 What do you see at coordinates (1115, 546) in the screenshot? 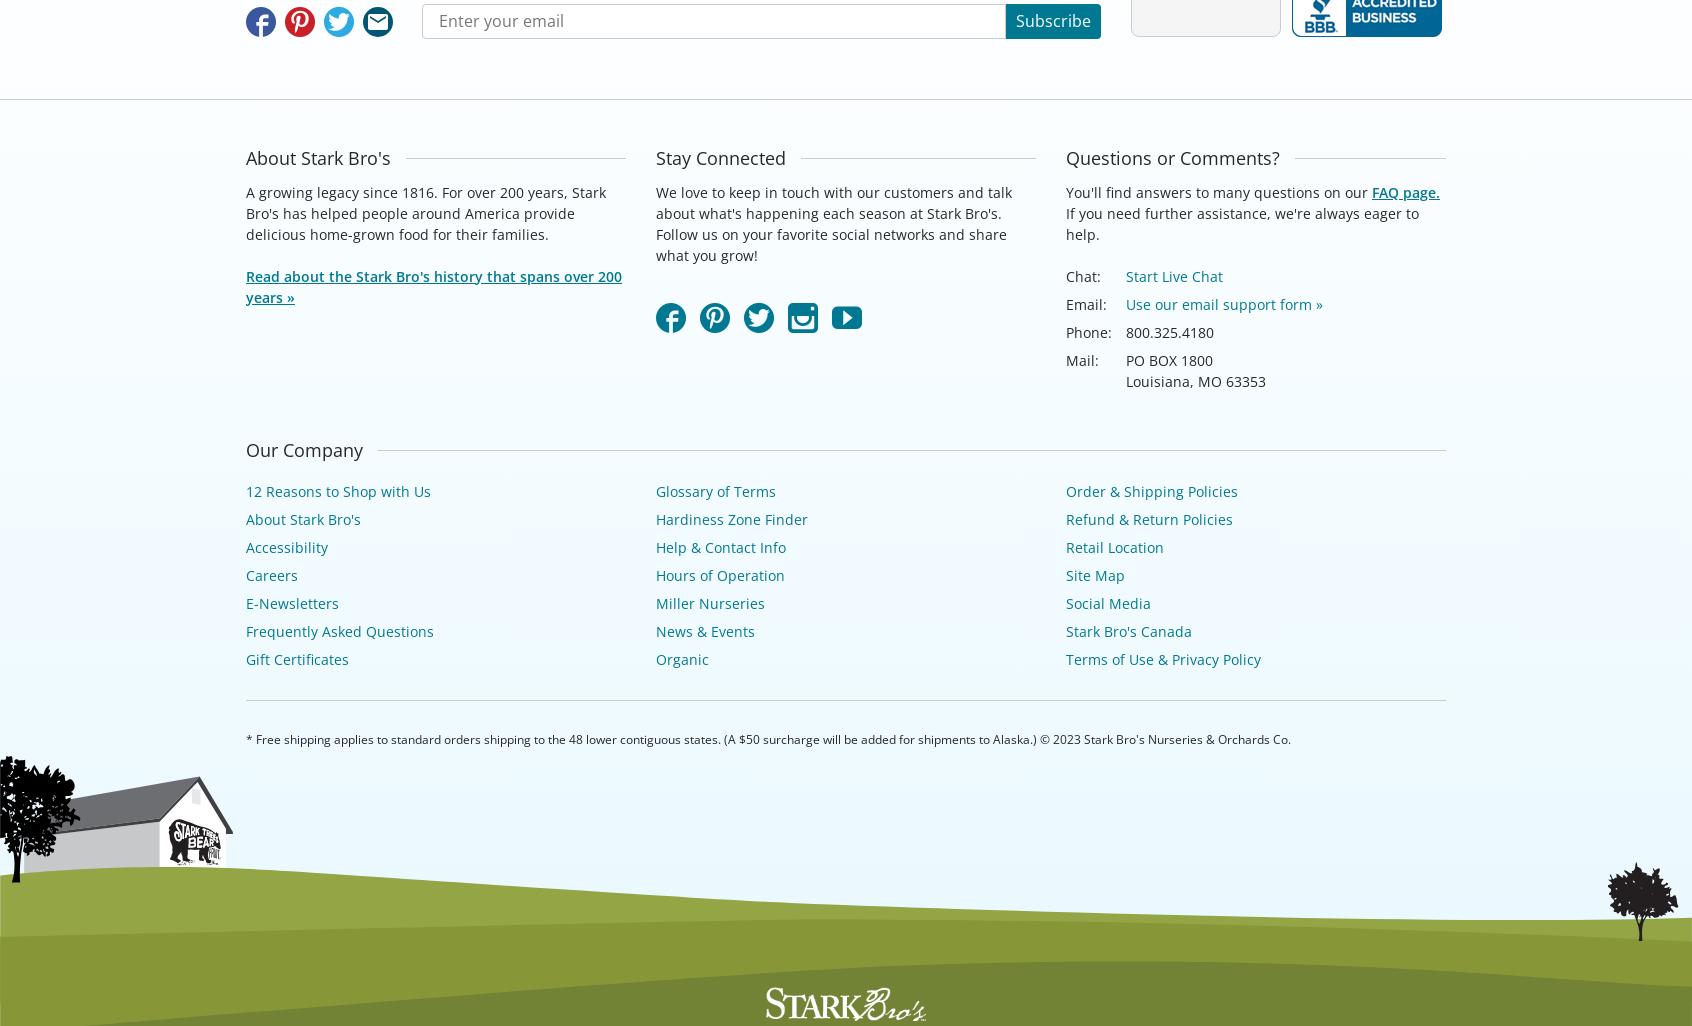
I see `'Retail Location'` at bounding box center [1115, 546].